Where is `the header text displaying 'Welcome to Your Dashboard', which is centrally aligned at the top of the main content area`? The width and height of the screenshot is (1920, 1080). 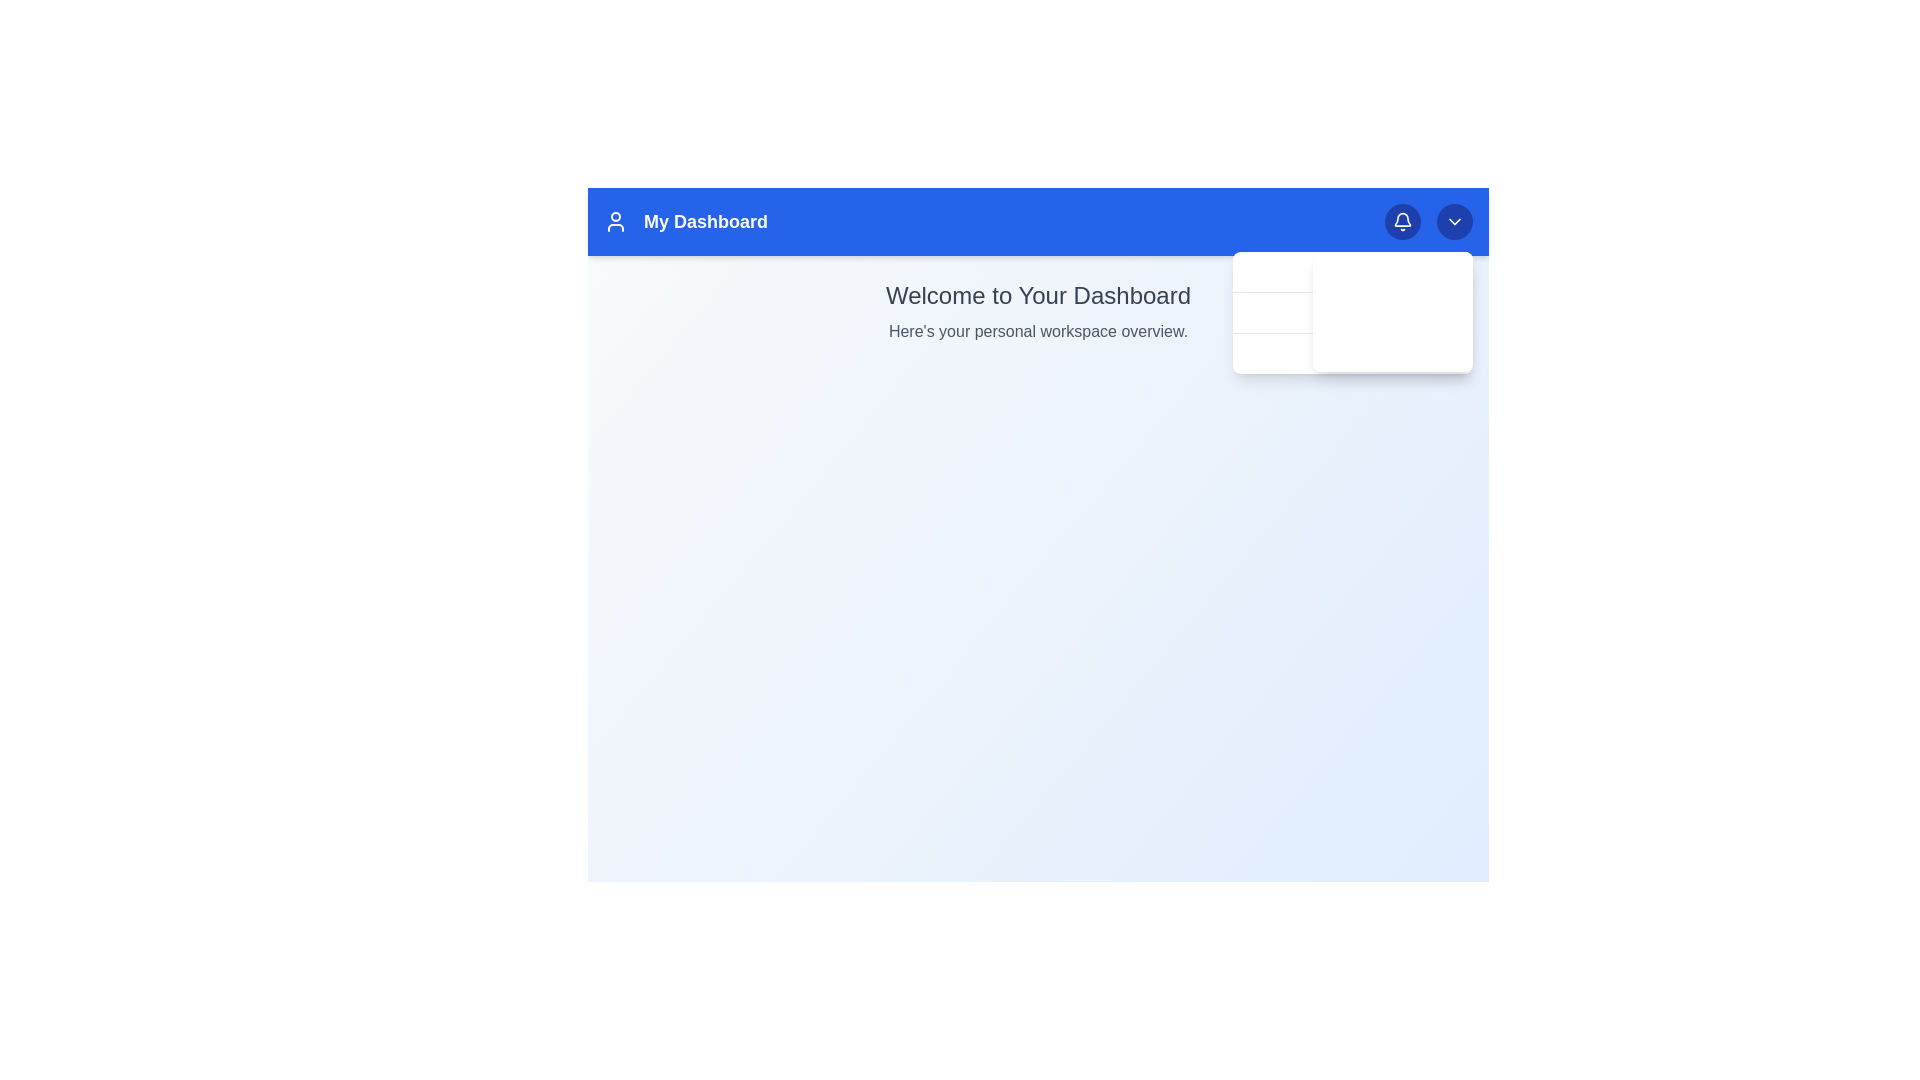 the header text displaying 'Welcome to Your Dashboard', which is centrally aligned at the top of the main content area is located at coordinates (1038, 296).